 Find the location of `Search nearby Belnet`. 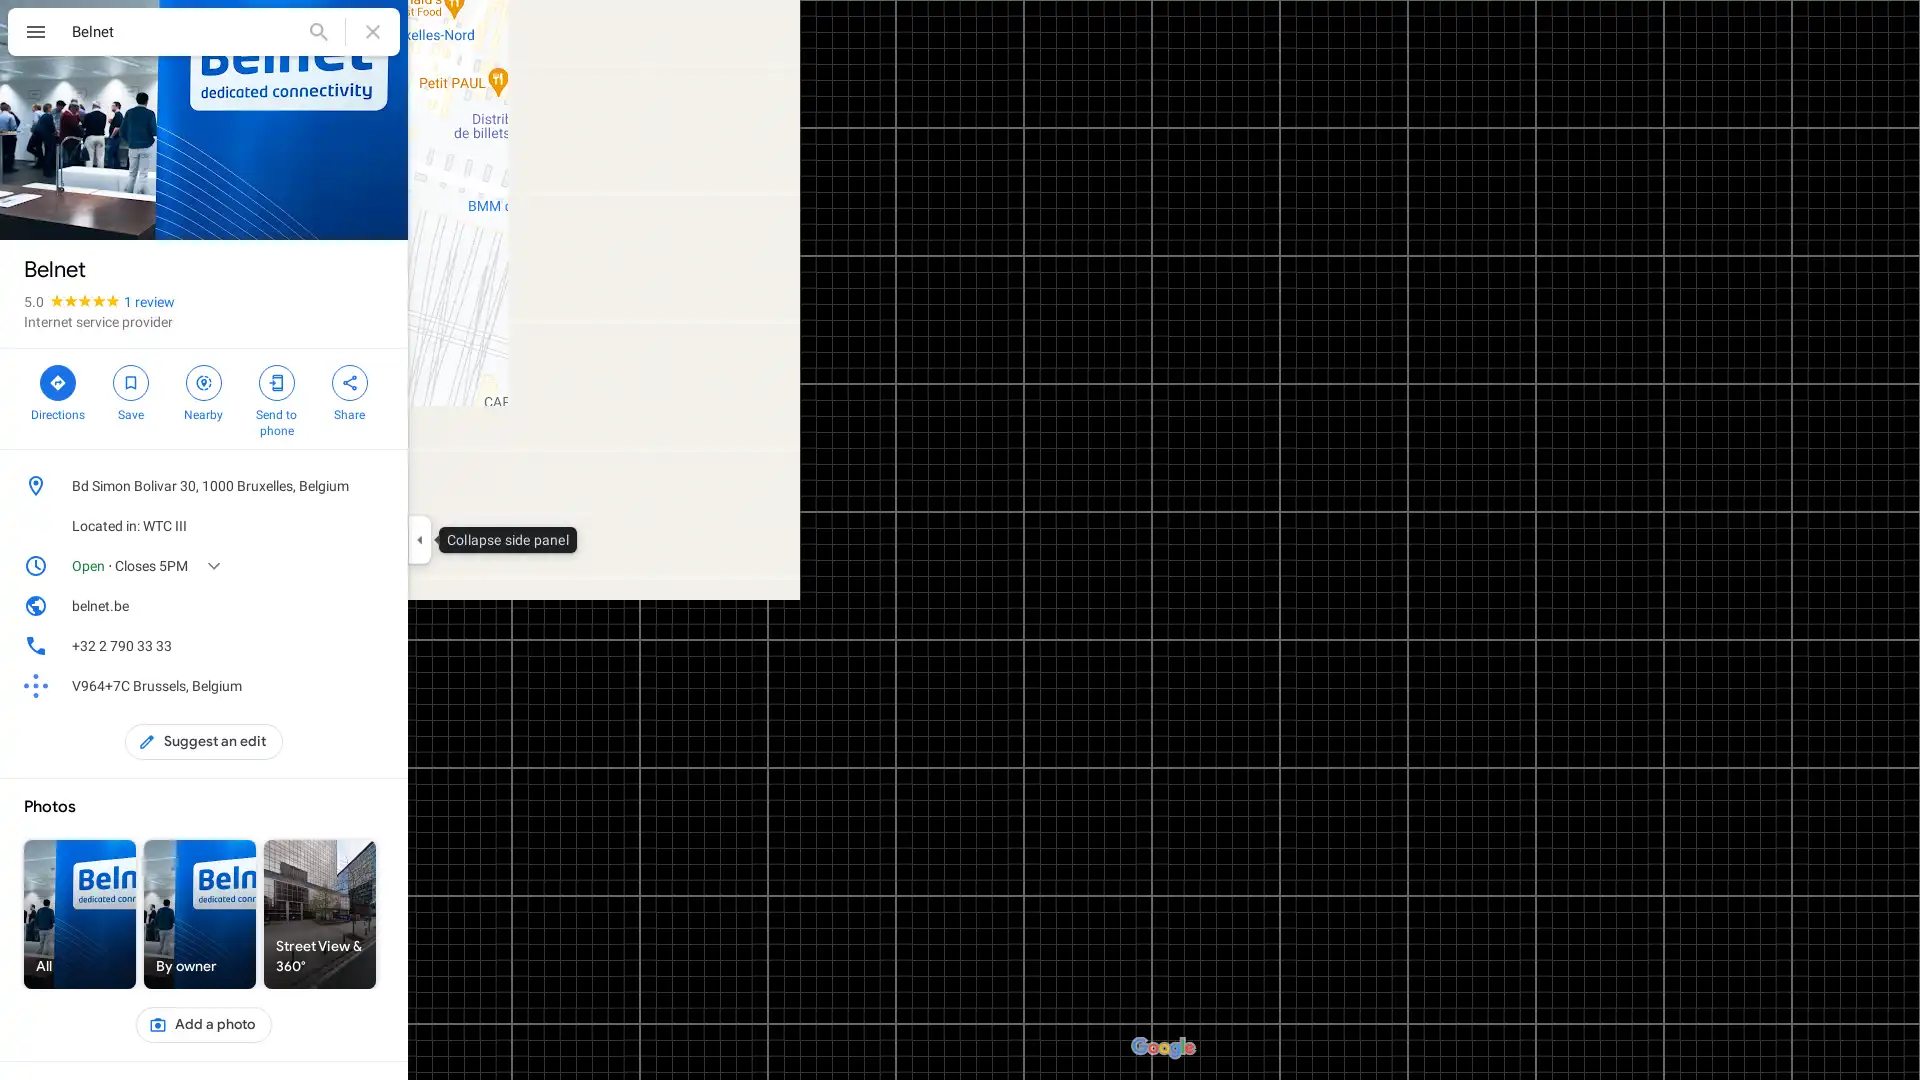

Search nearby Belnet is located at coordinates (203, 390).